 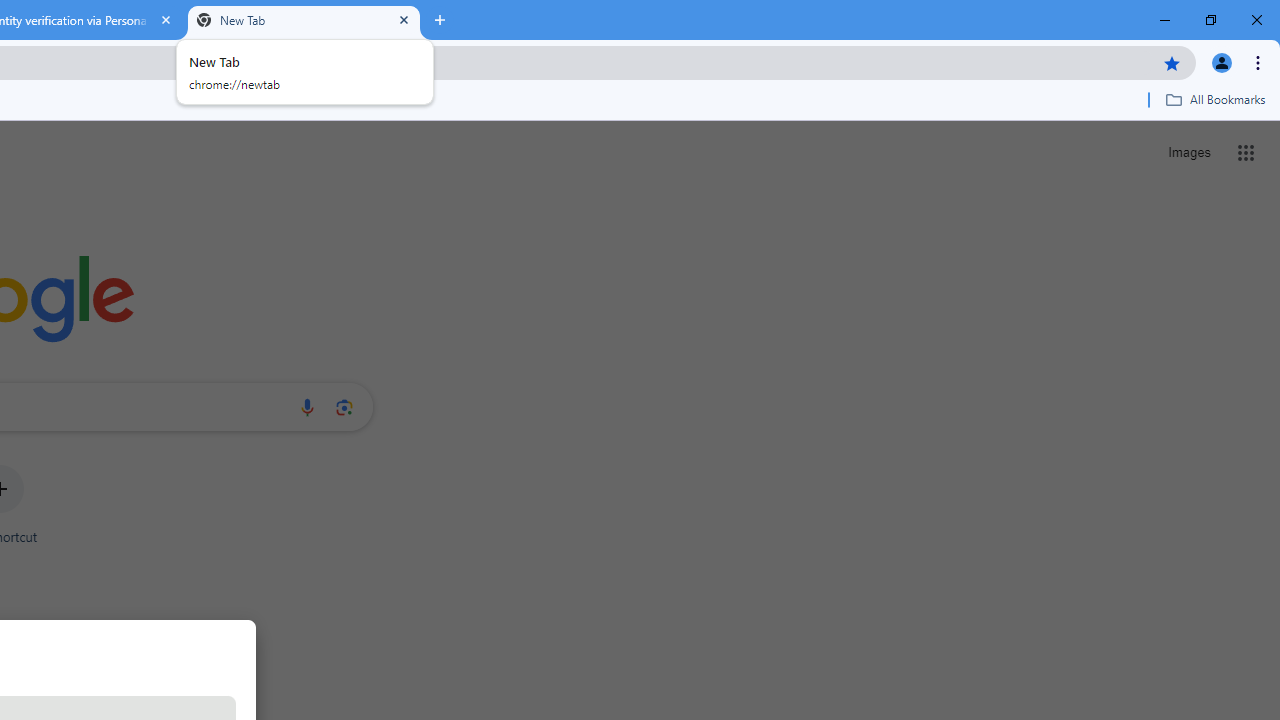 What do you see at coordinates (303, 20) in the screenshot?
I see `'New Tab'` at bounding box center [303, 20].